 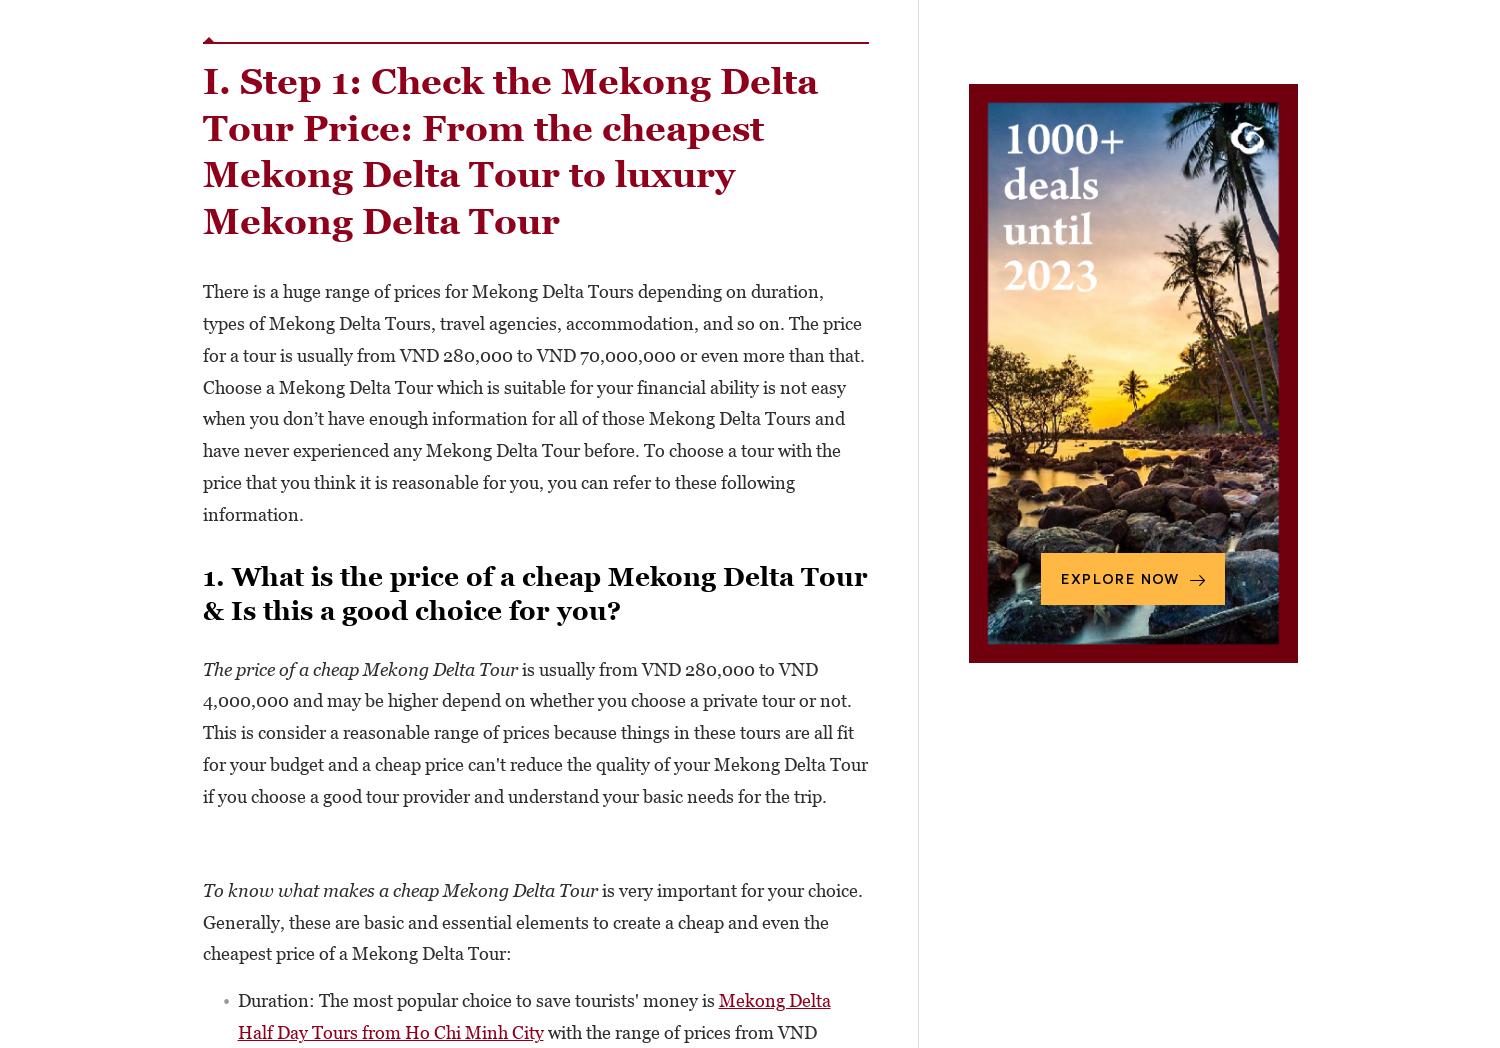 I want to click on '1. What is the price of a cheap Mekong Delta Tour & Is this a good choice for you?', so click(x=534, y=592).